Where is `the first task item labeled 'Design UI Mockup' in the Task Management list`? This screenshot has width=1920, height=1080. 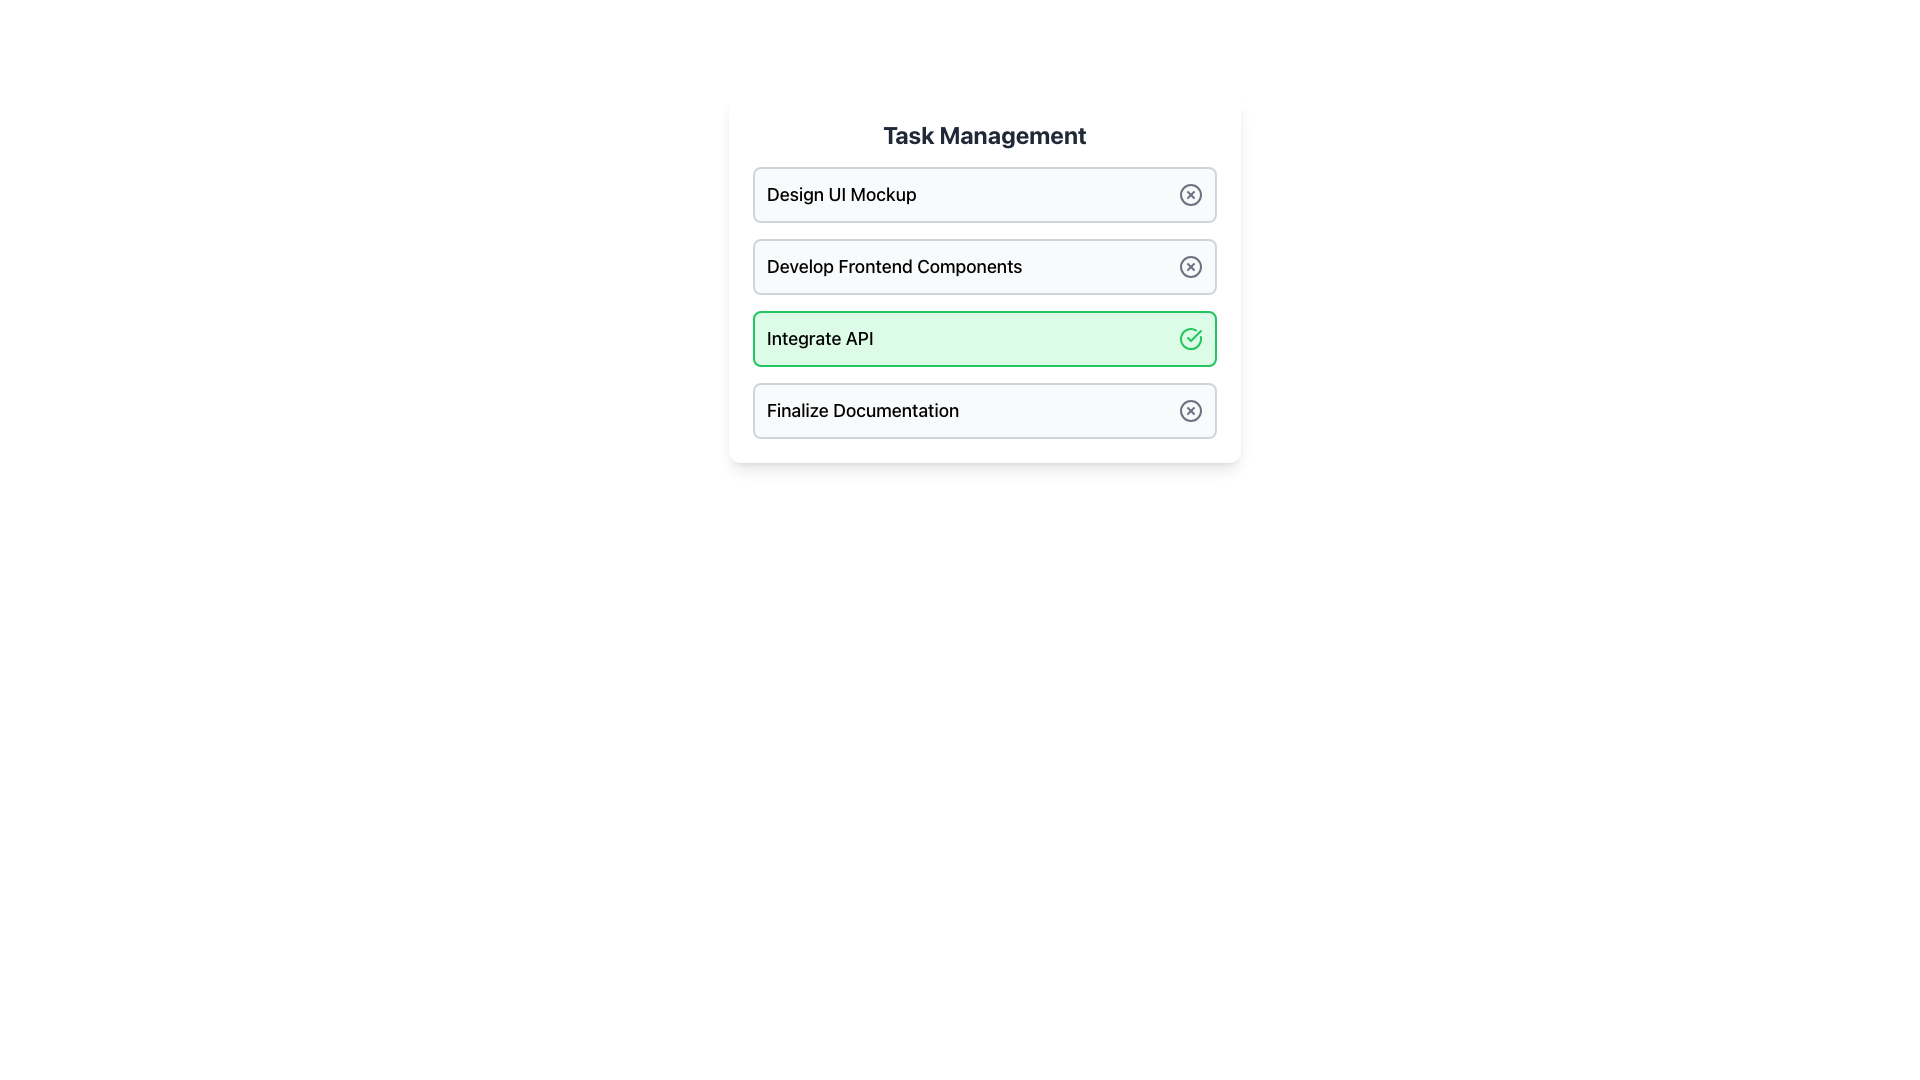
the first task item labeled 'Design UI Mockup' in the Task Management list is located at coordinates (984, 195).